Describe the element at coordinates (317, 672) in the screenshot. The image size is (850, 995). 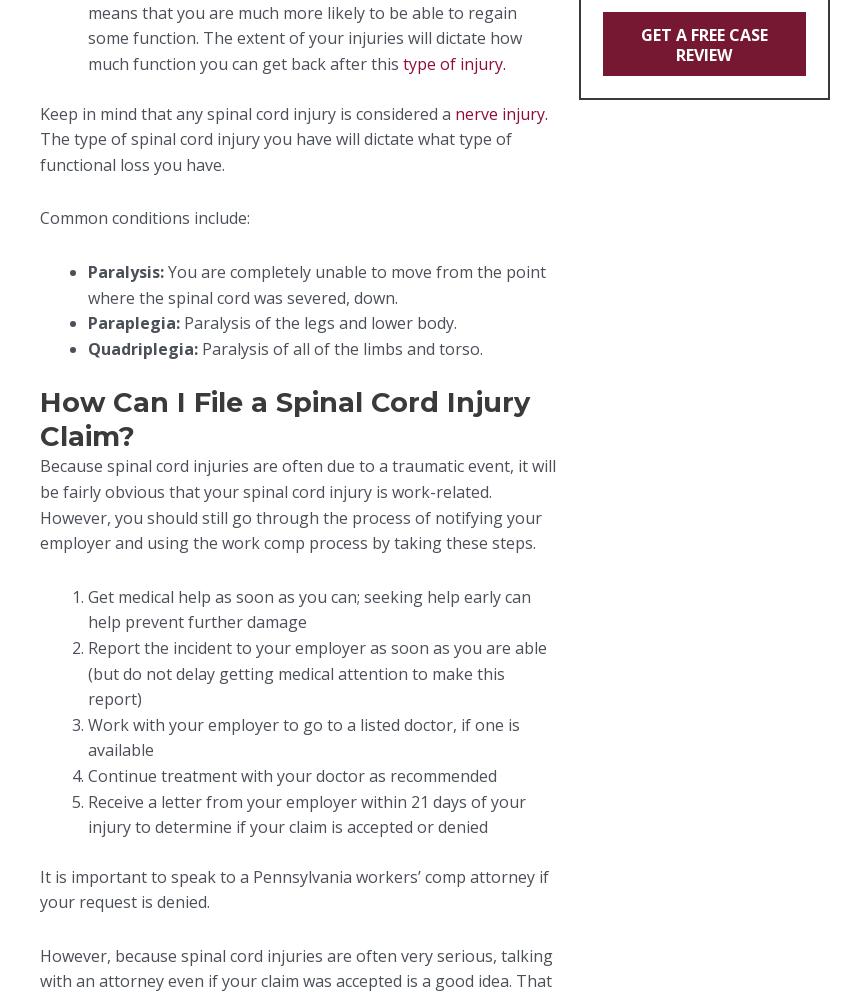
I see `'Report the incident to your employer as soon as you are able (but do not delay getting medical attention to make this report)'` at that location.